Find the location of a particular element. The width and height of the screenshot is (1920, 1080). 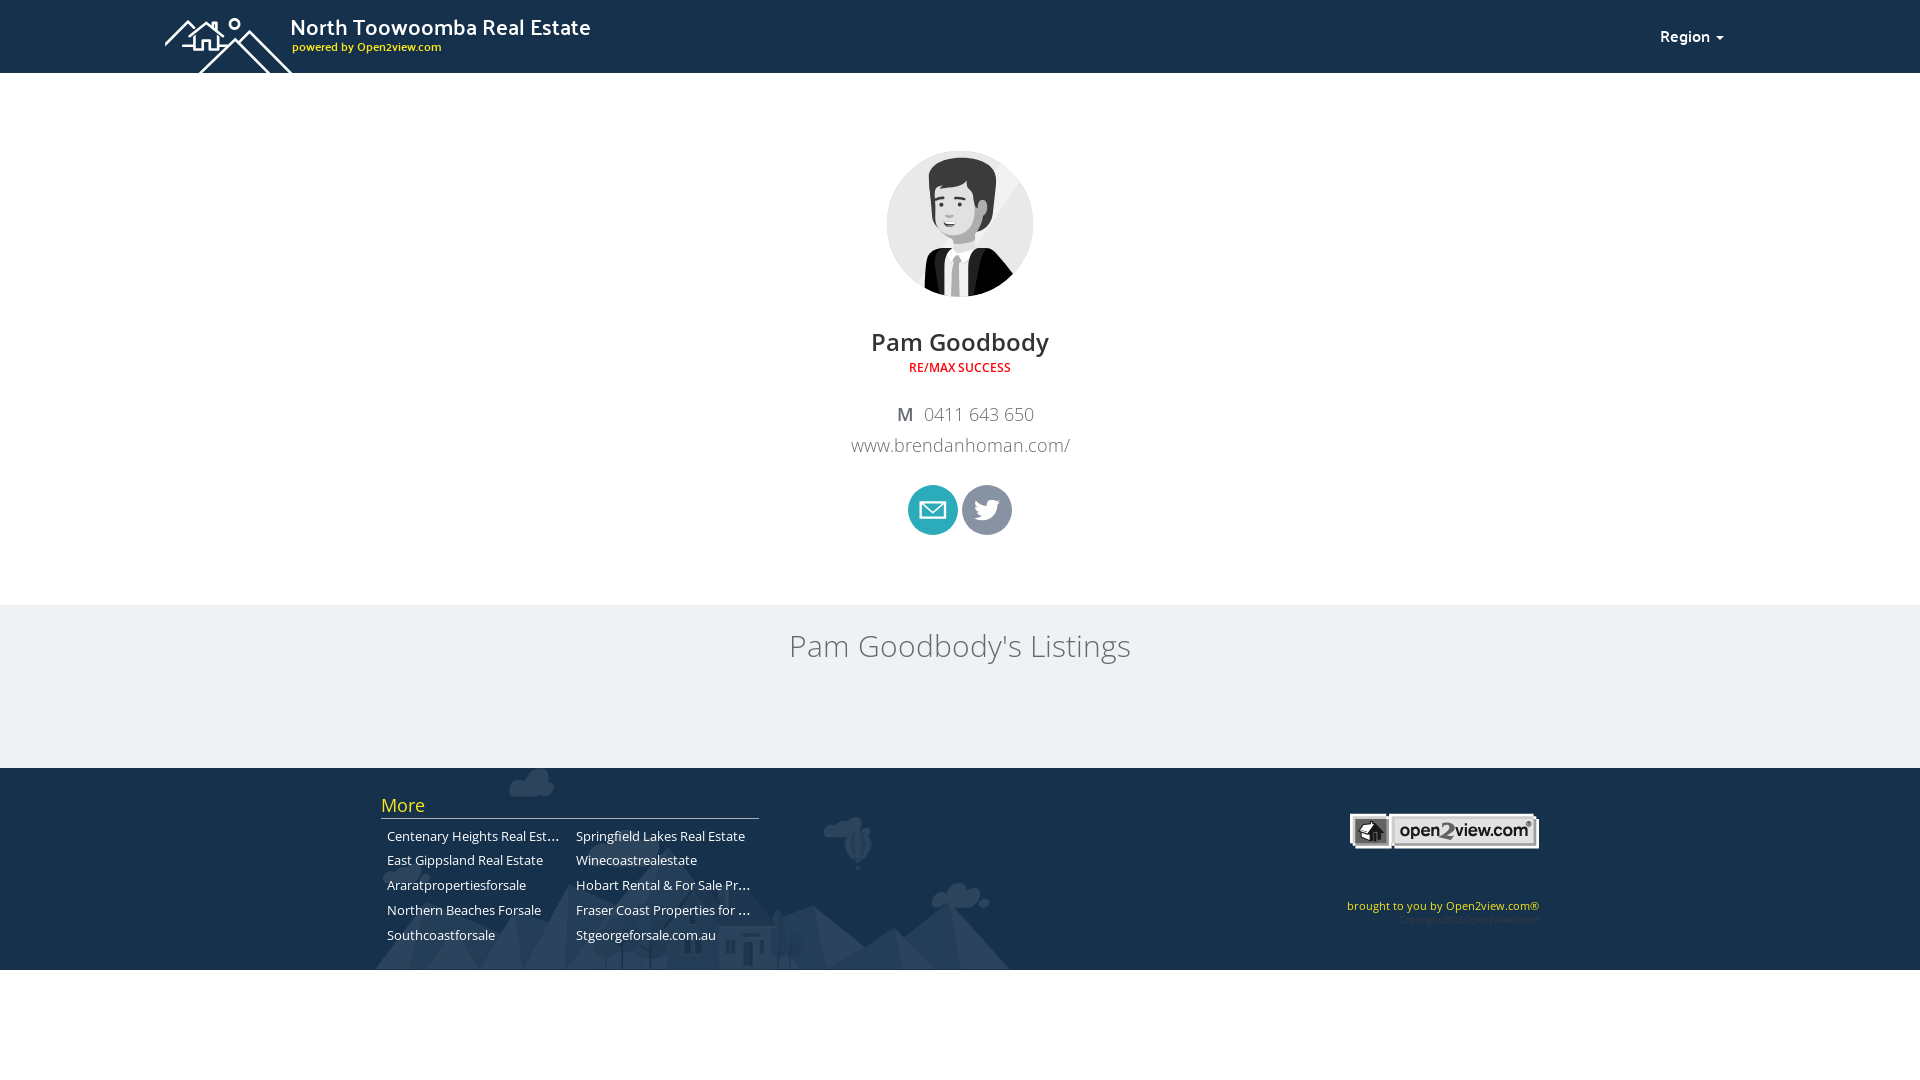

'www.brendanhoman.com/' is located at coordinates (958, 443).